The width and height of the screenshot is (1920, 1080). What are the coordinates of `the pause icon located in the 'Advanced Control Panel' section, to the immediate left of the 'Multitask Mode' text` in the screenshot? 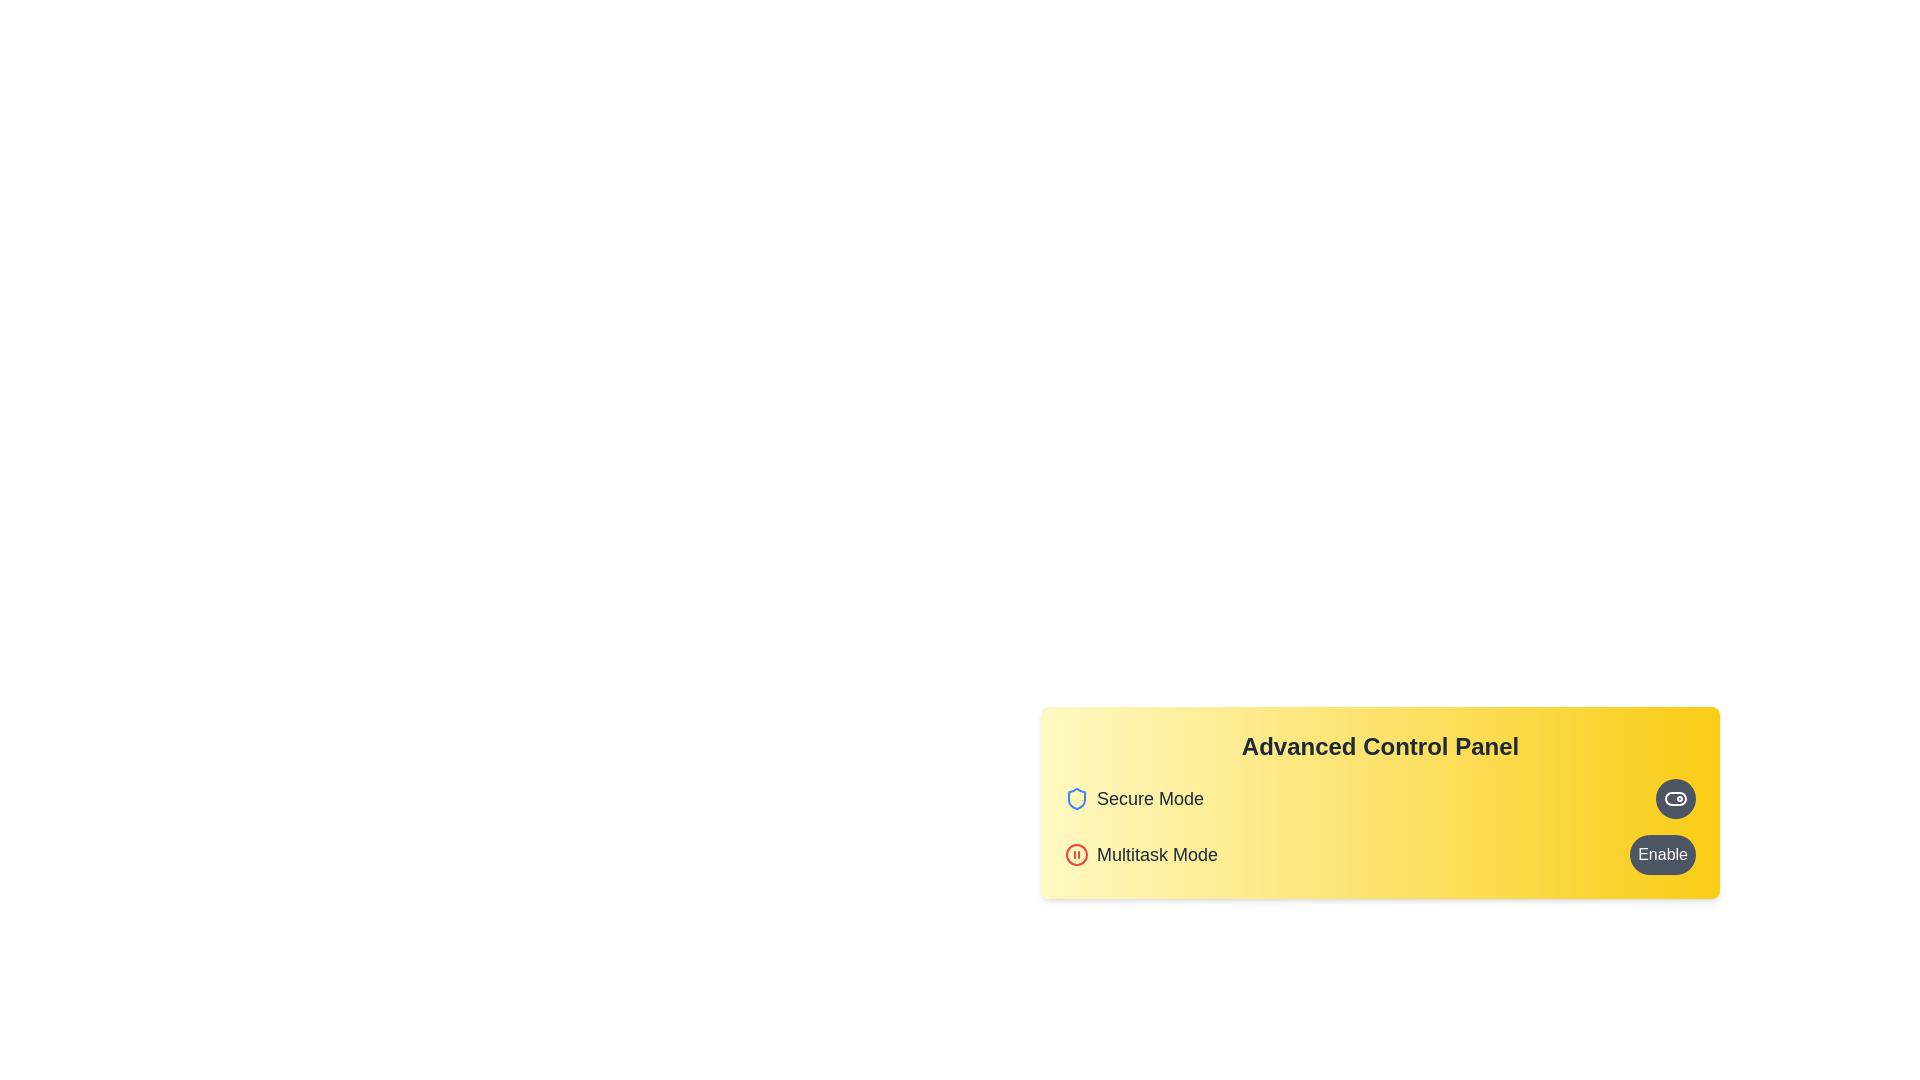 It's located at (1075, 855).